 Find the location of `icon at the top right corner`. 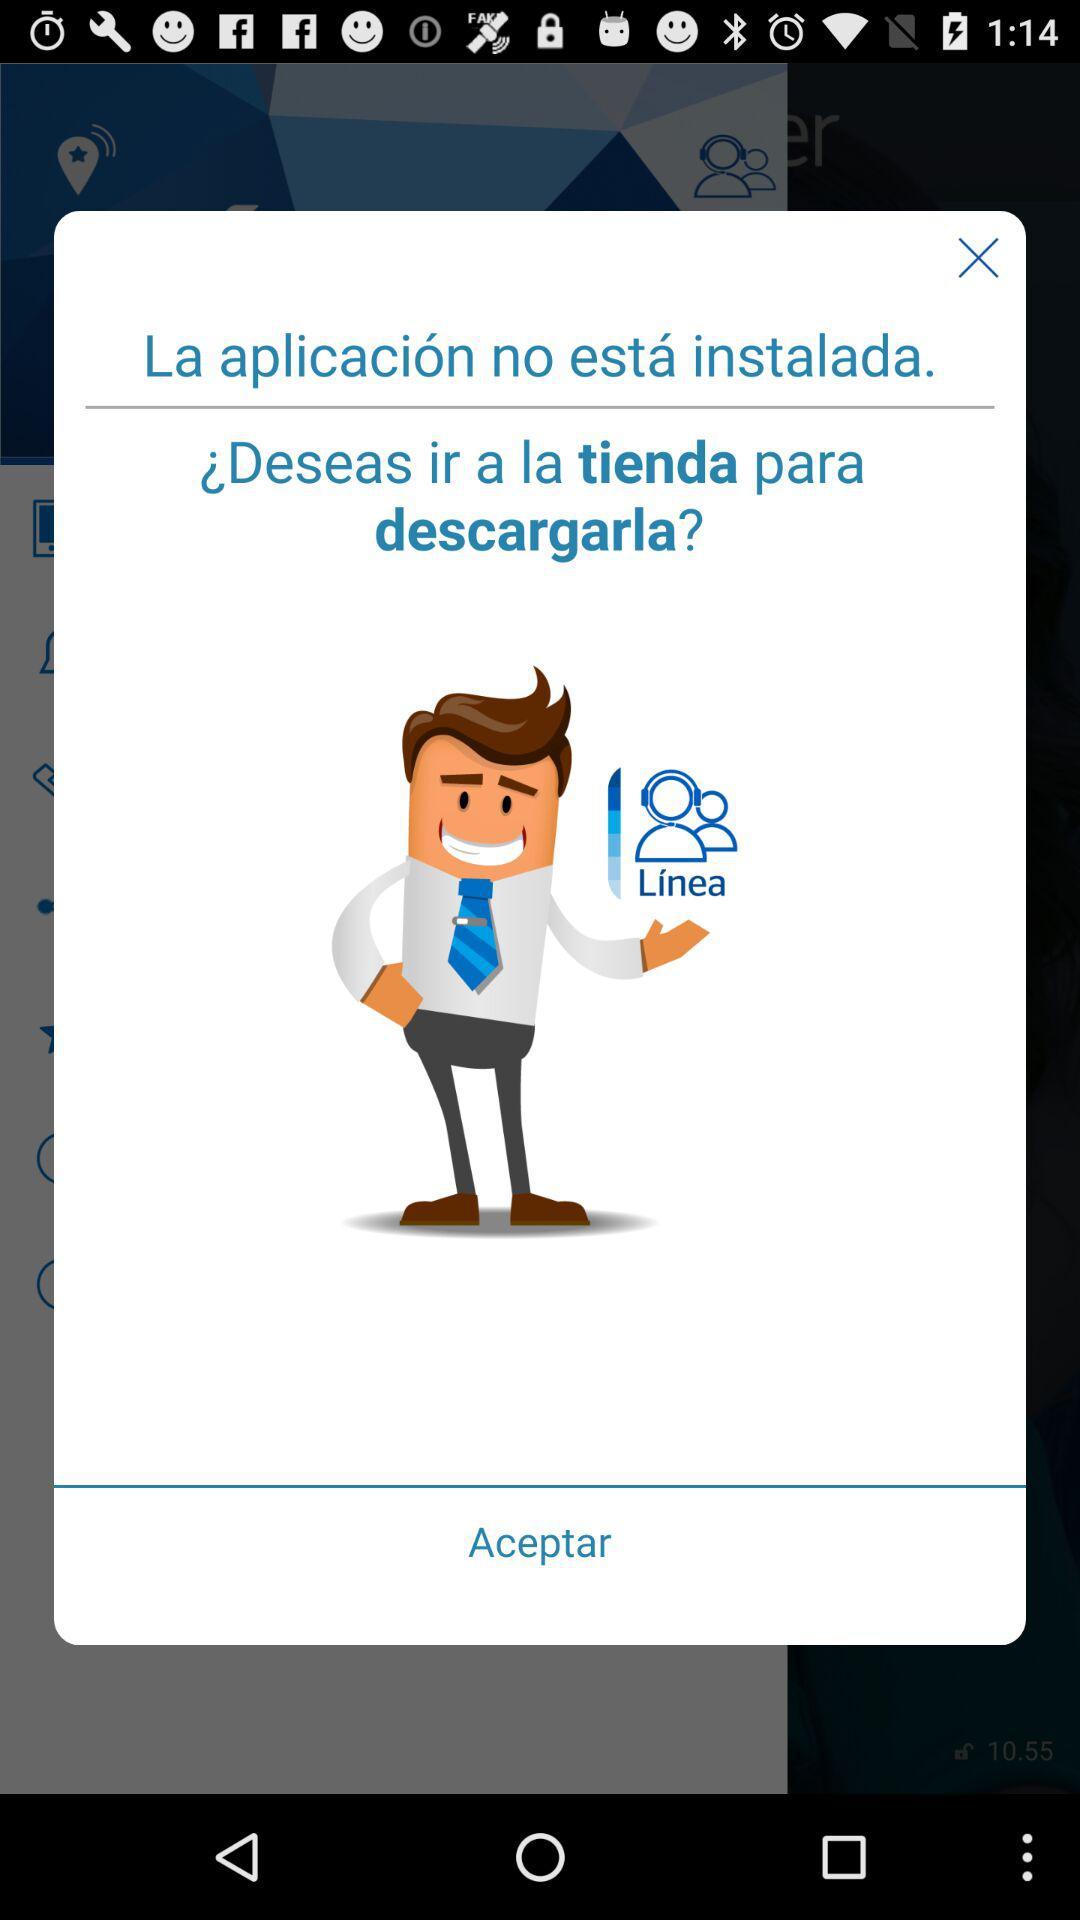

icon at the top right corner is located at coordinates (977, 257).